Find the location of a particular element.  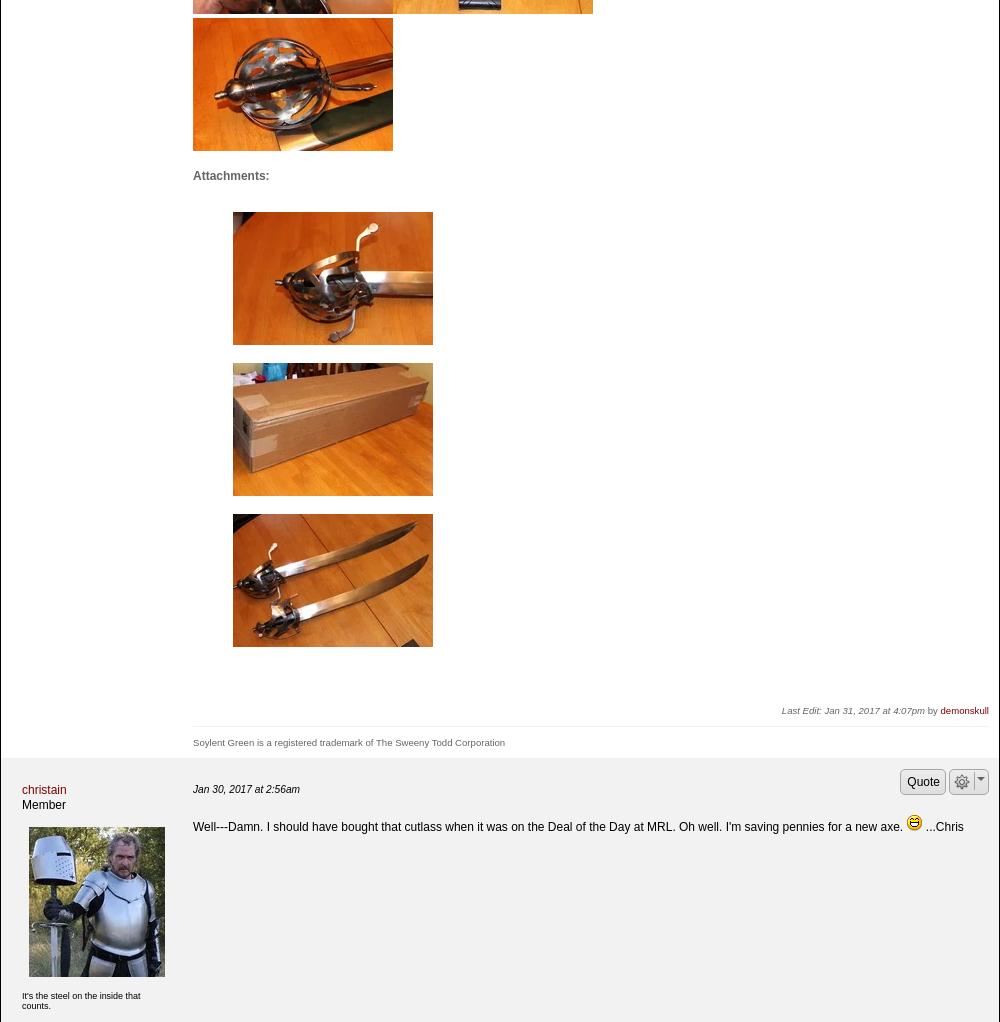

'christain' is located at coordinates (44, 790).